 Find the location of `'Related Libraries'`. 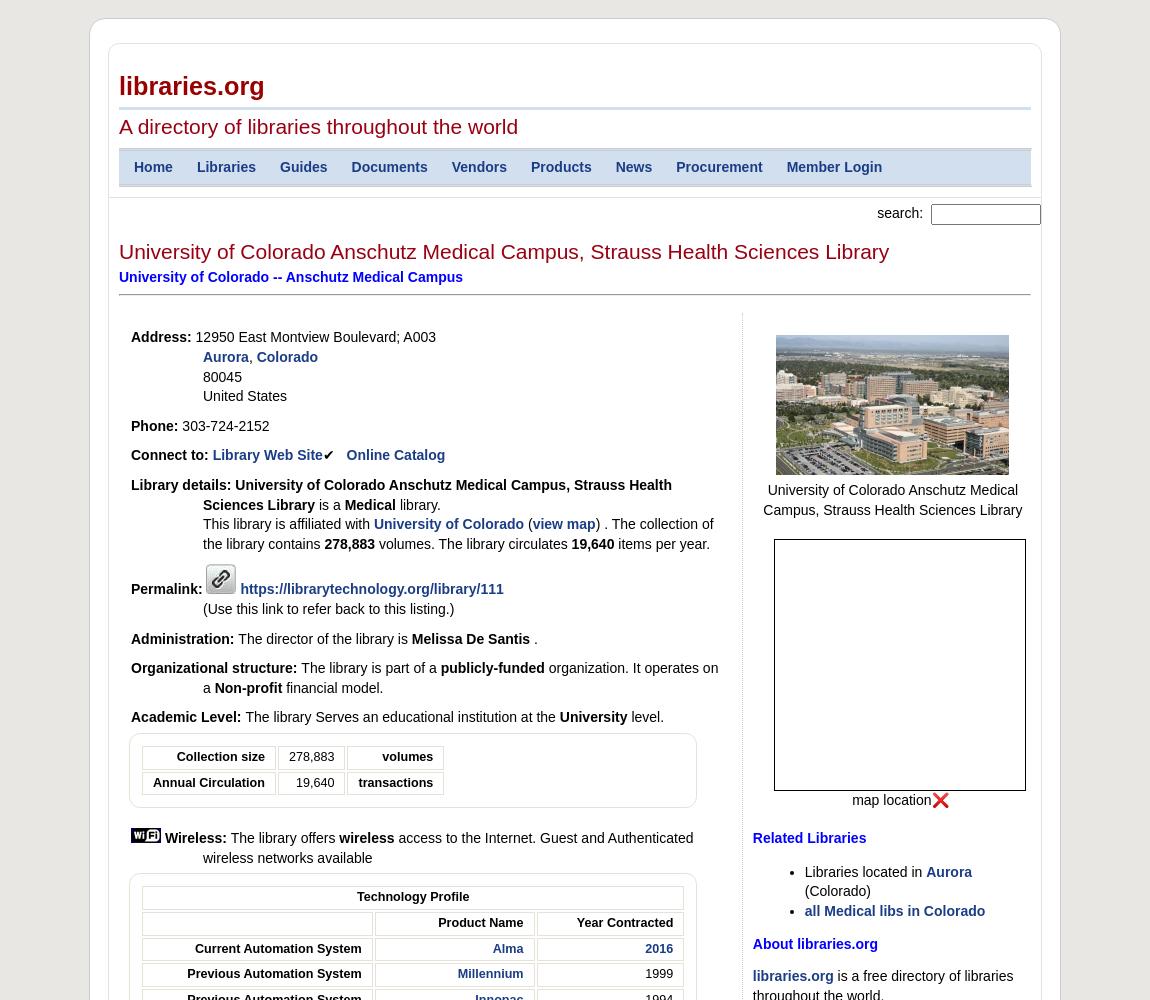

'Related Libraries' is located at coordinates (808, 837).